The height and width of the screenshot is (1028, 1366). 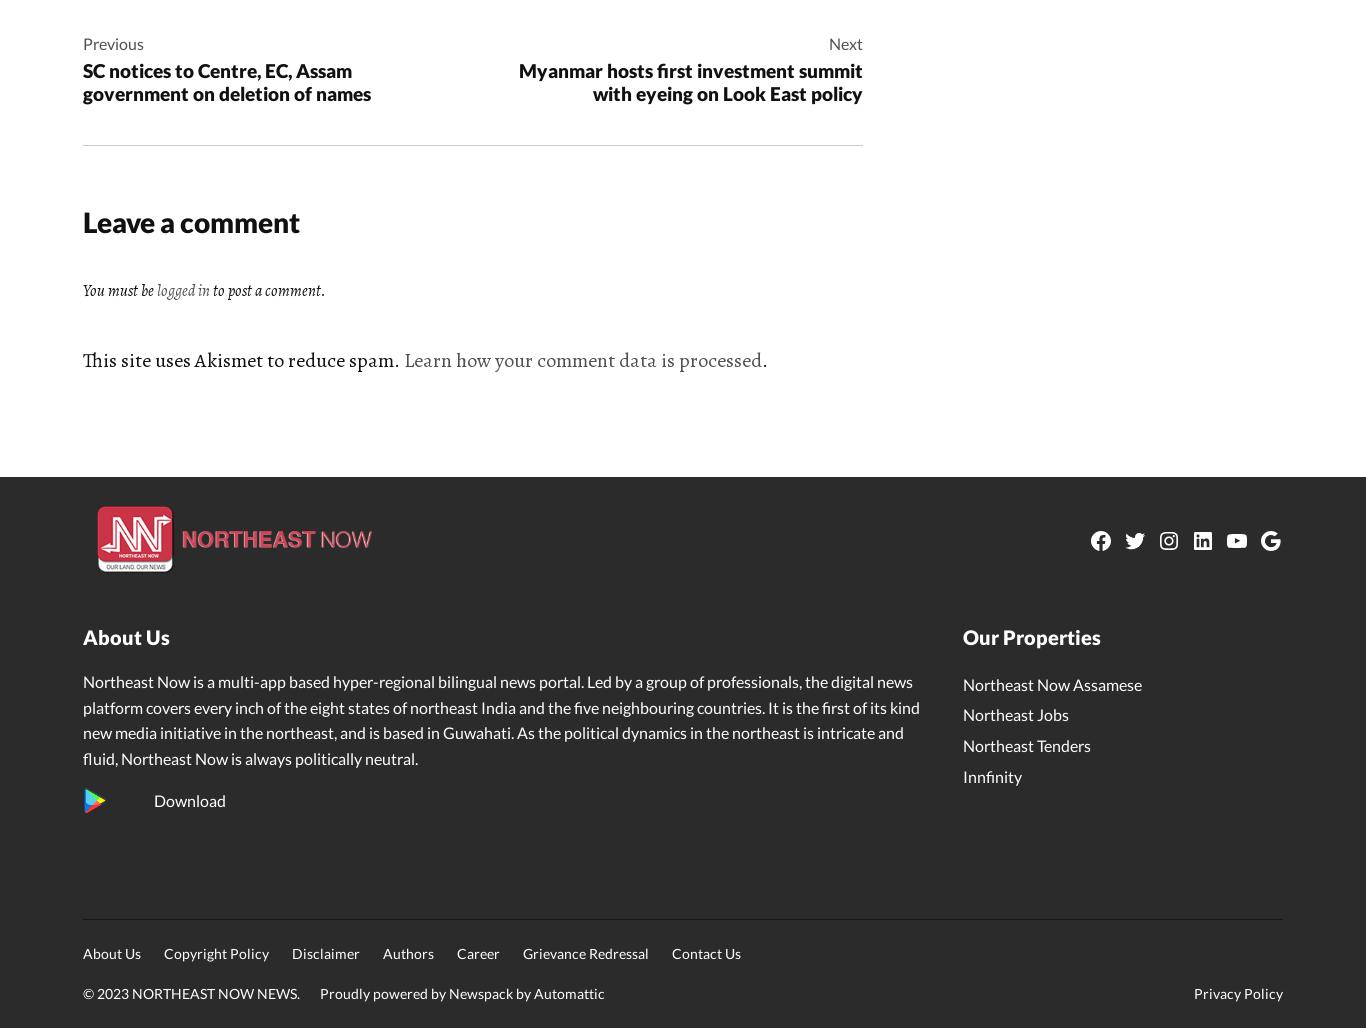 I want to click on '.', so click(x=764, y=359).